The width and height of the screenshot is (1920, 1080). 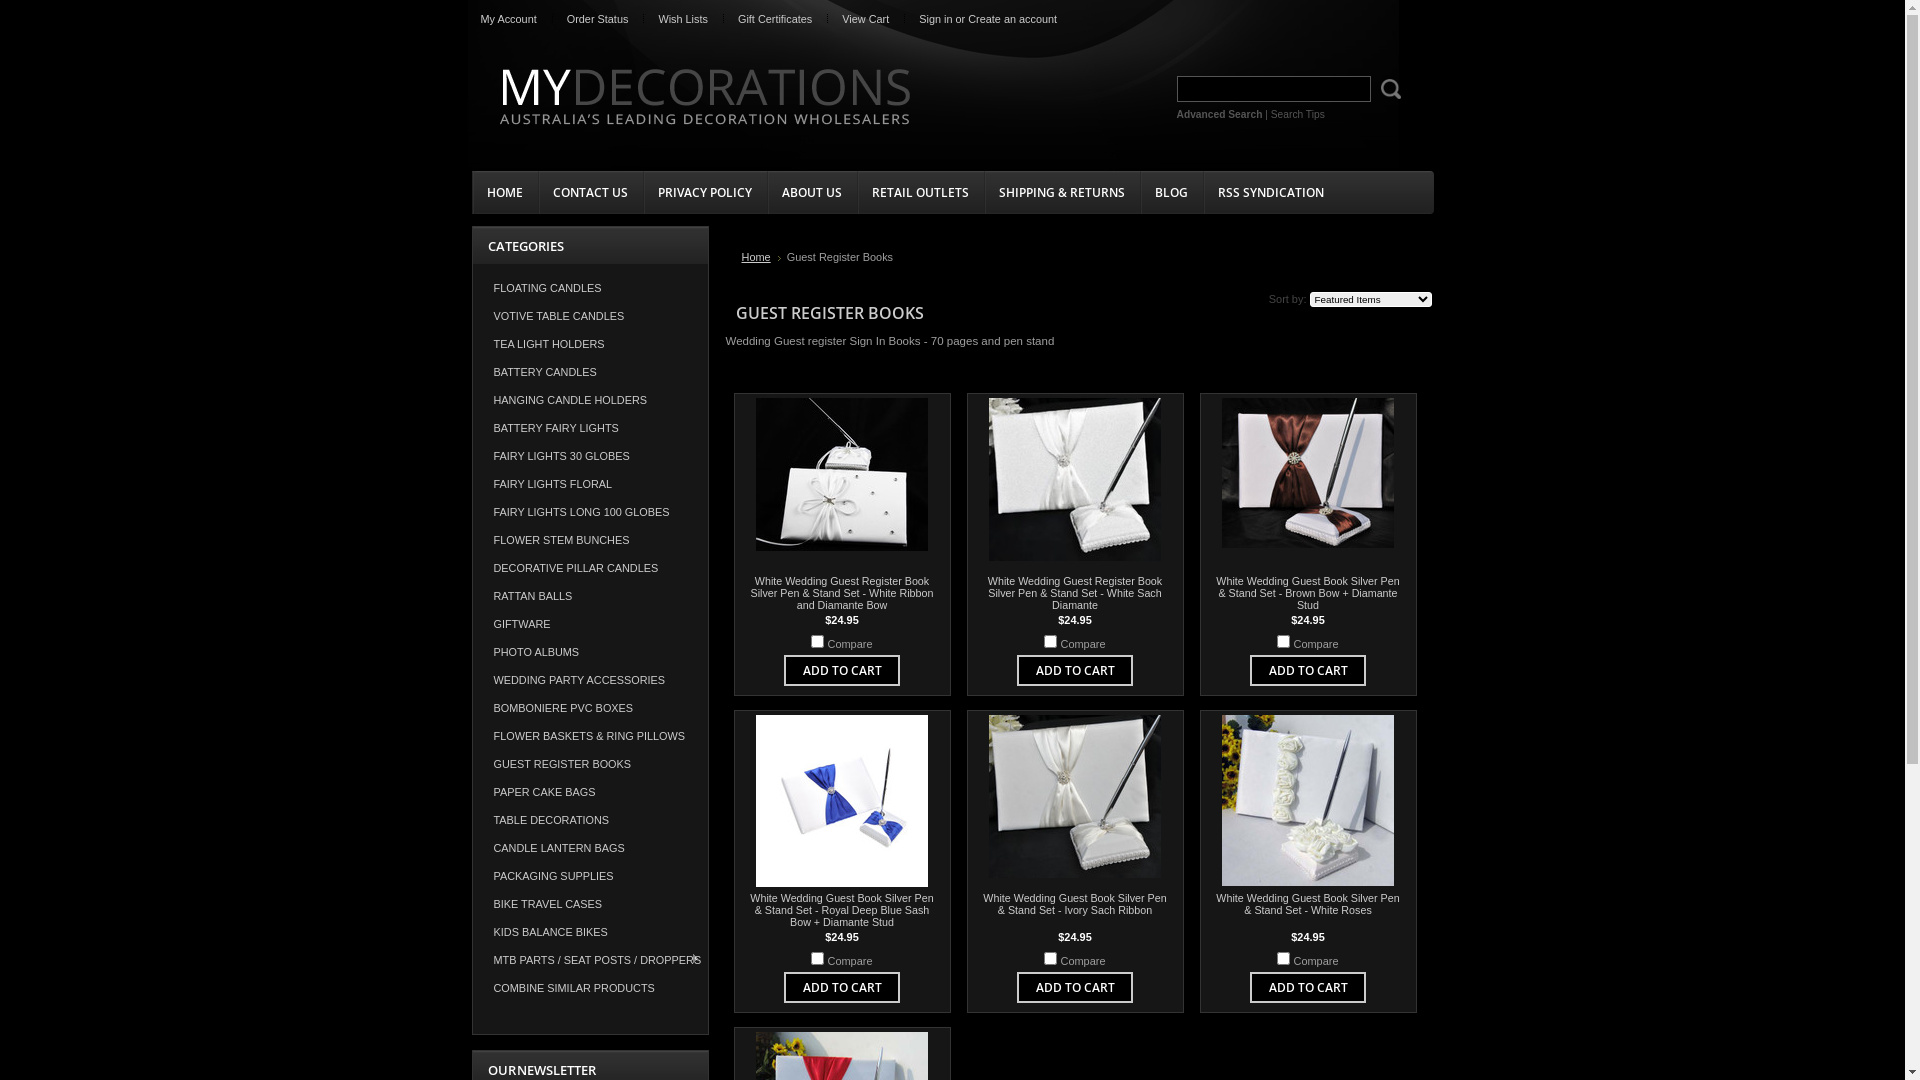 What do you see at coordinates (589, 790) in the screenshot?
I see `'PAPER CAKE BAGS'` at bounding box center [589, 790].